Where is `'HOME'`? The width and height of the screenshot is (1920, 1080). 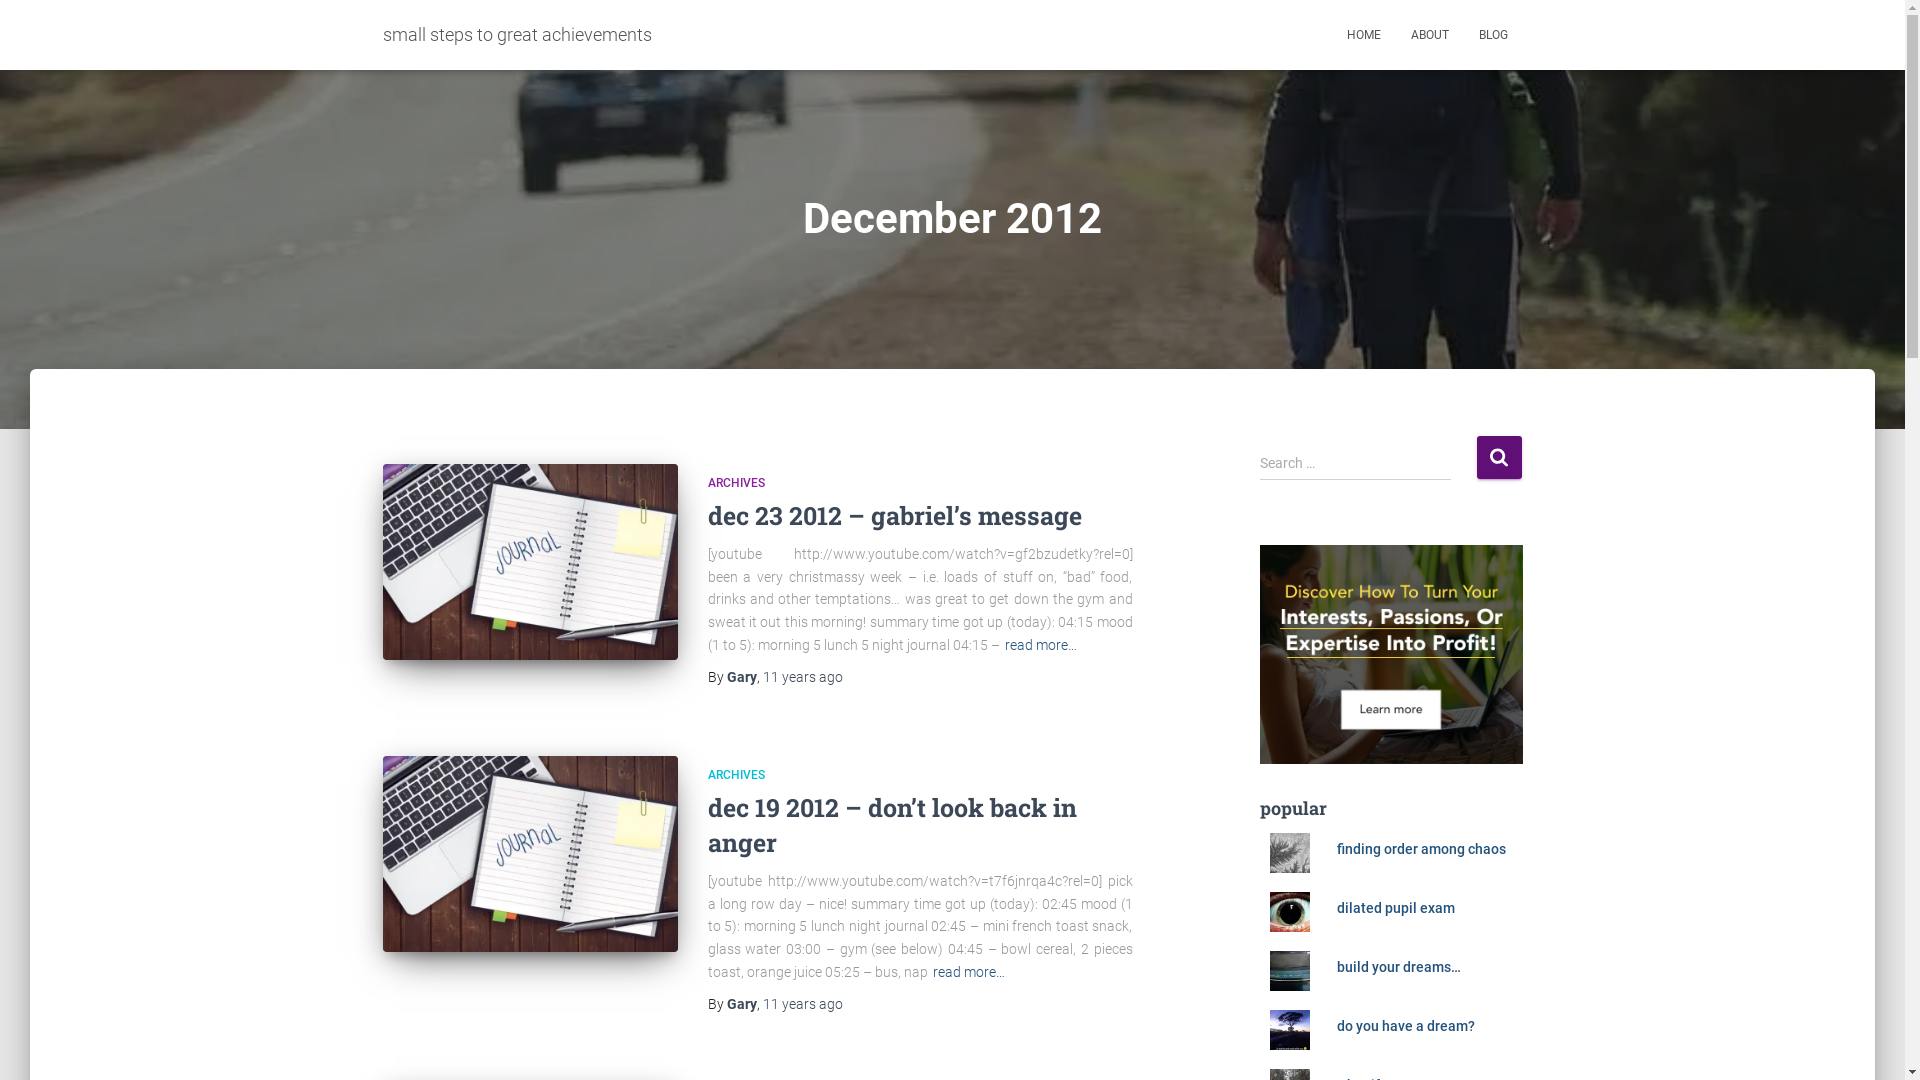 'HOME' is located at coordinates (1362, 34).